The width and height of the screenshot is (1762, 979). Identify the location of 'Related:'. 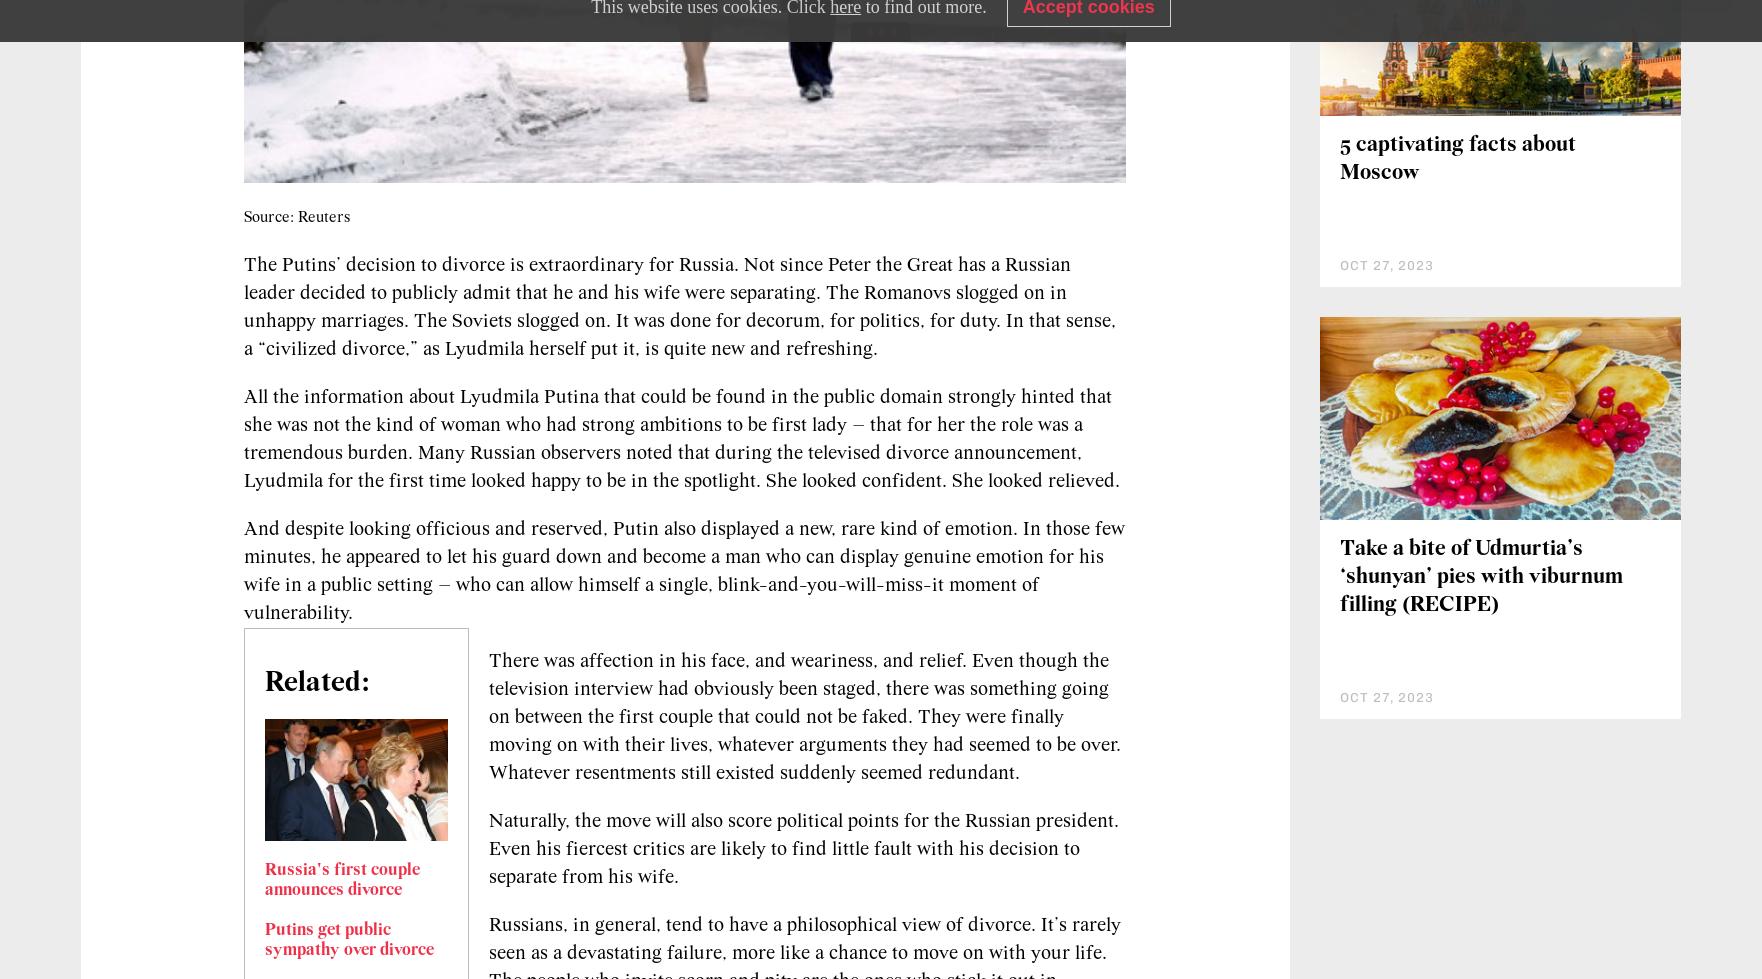
(265, 681).